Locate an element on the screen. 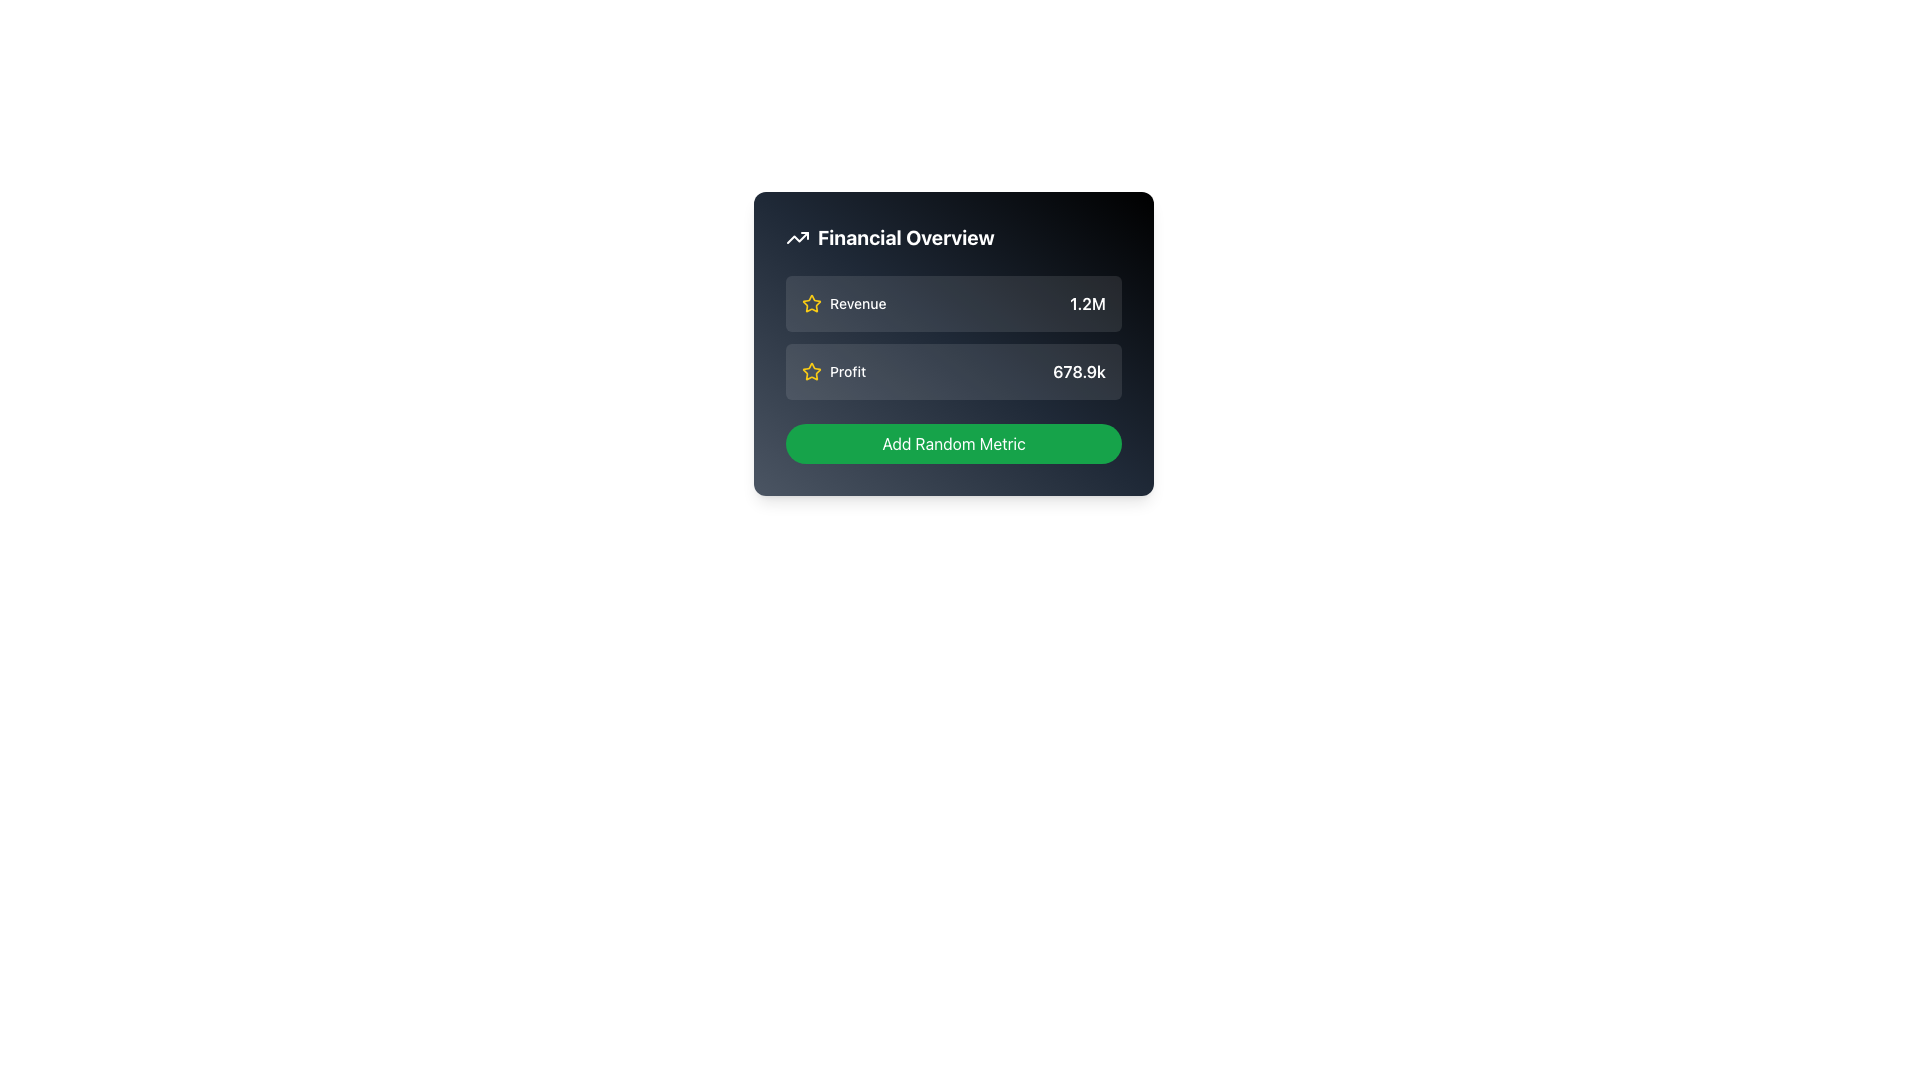 Image resolution: width=1920 pixels, height=1080 pixels. the star icon representing the 'Revenue' category, which is positioned to the left of the 'Revenue' text label is located at coordinates (811, 304).